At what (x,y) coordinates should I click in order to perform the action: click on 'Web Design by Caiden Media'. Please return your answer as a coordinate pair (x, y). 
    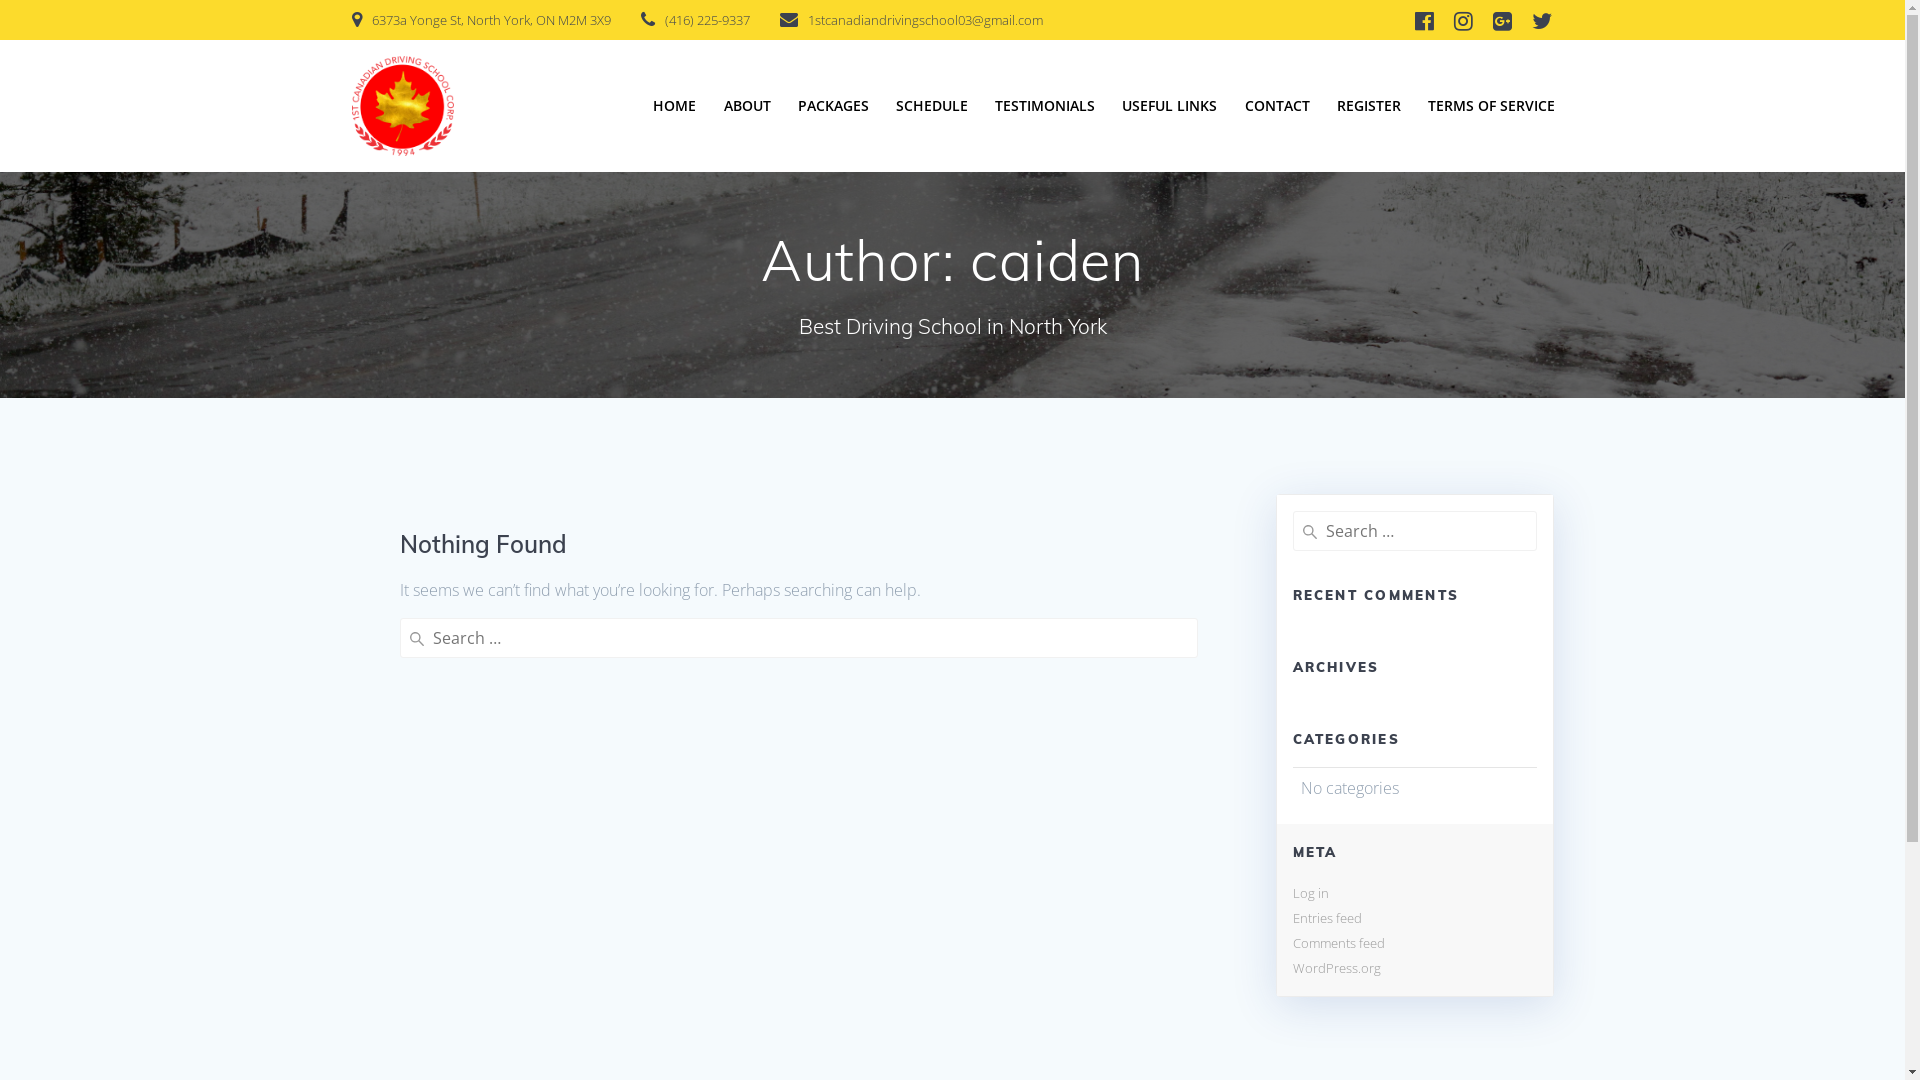
    Looking at the image, I should click on (1413, 960).